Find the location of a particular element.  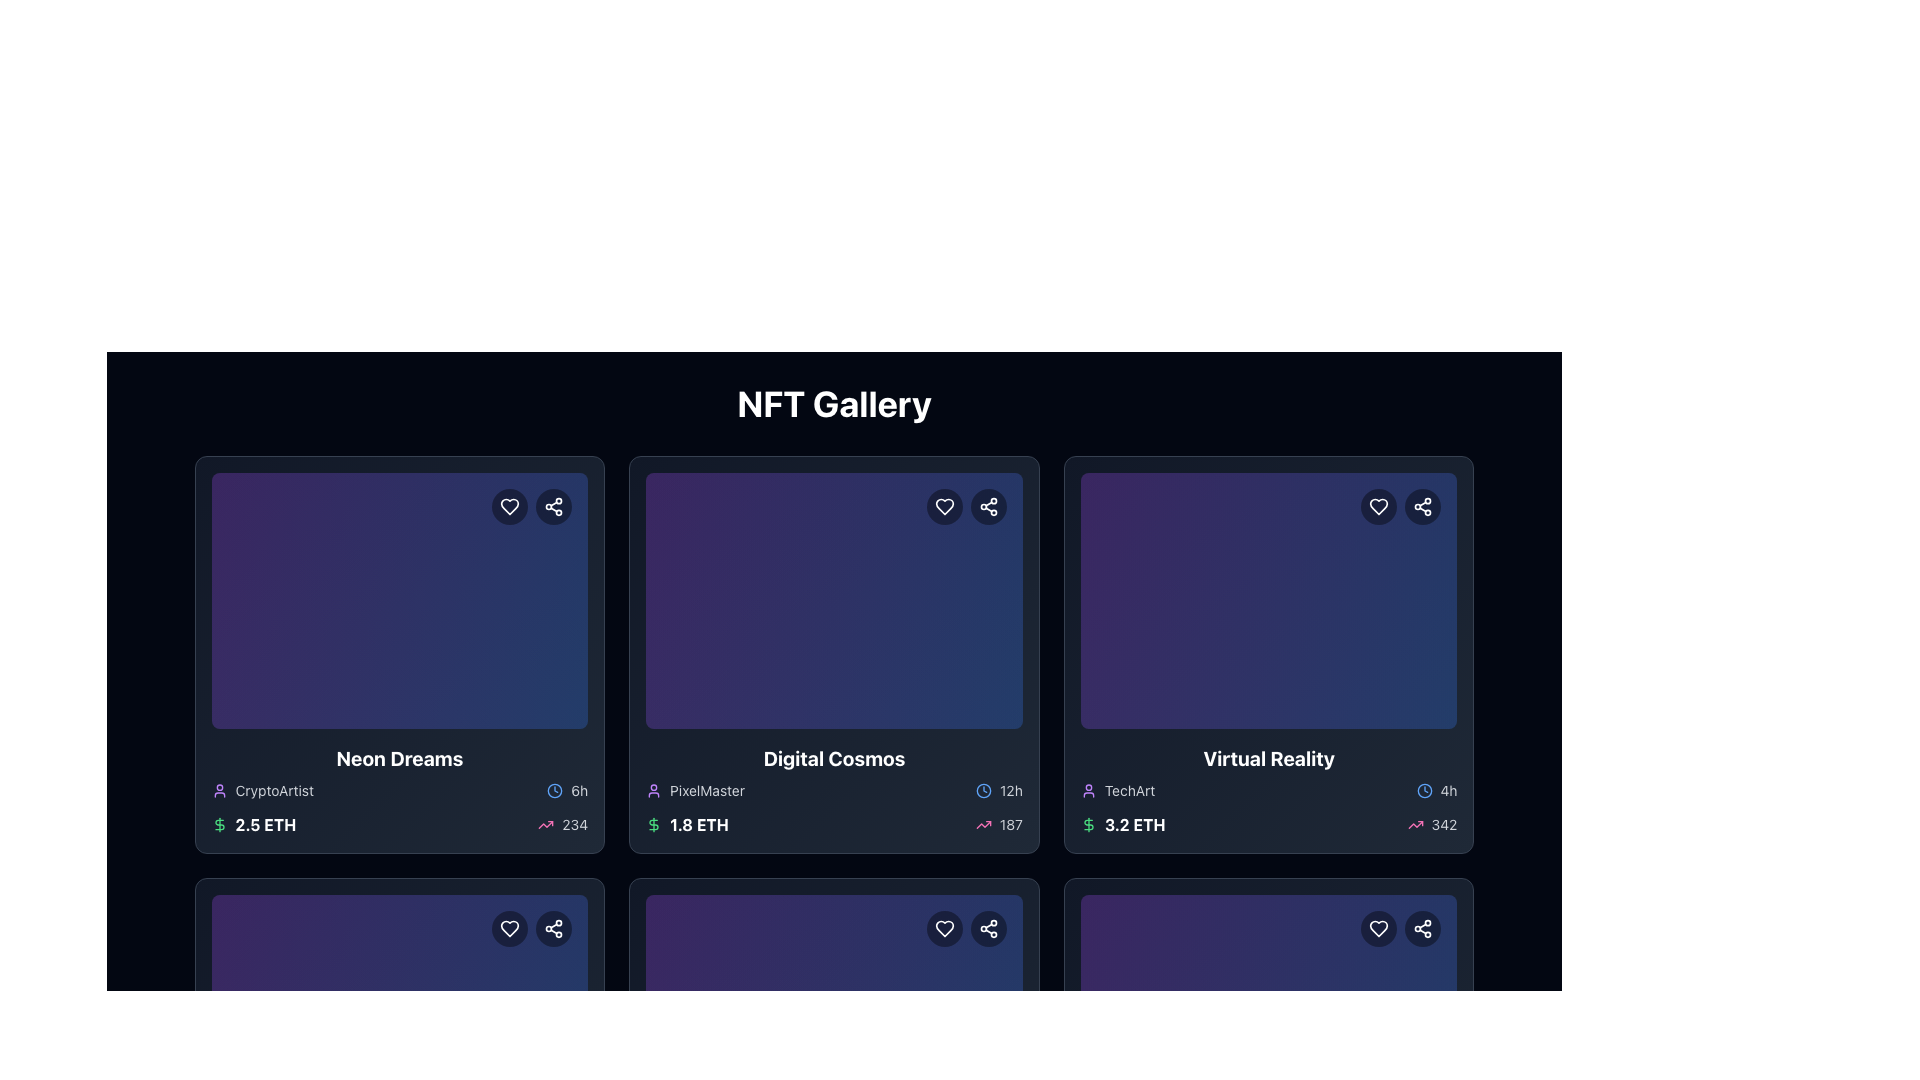

the upward trend indicator icon located to the left of the text '187' within the lower section of the 'Digital Cosmos' card is located at coordinates (983, 825).